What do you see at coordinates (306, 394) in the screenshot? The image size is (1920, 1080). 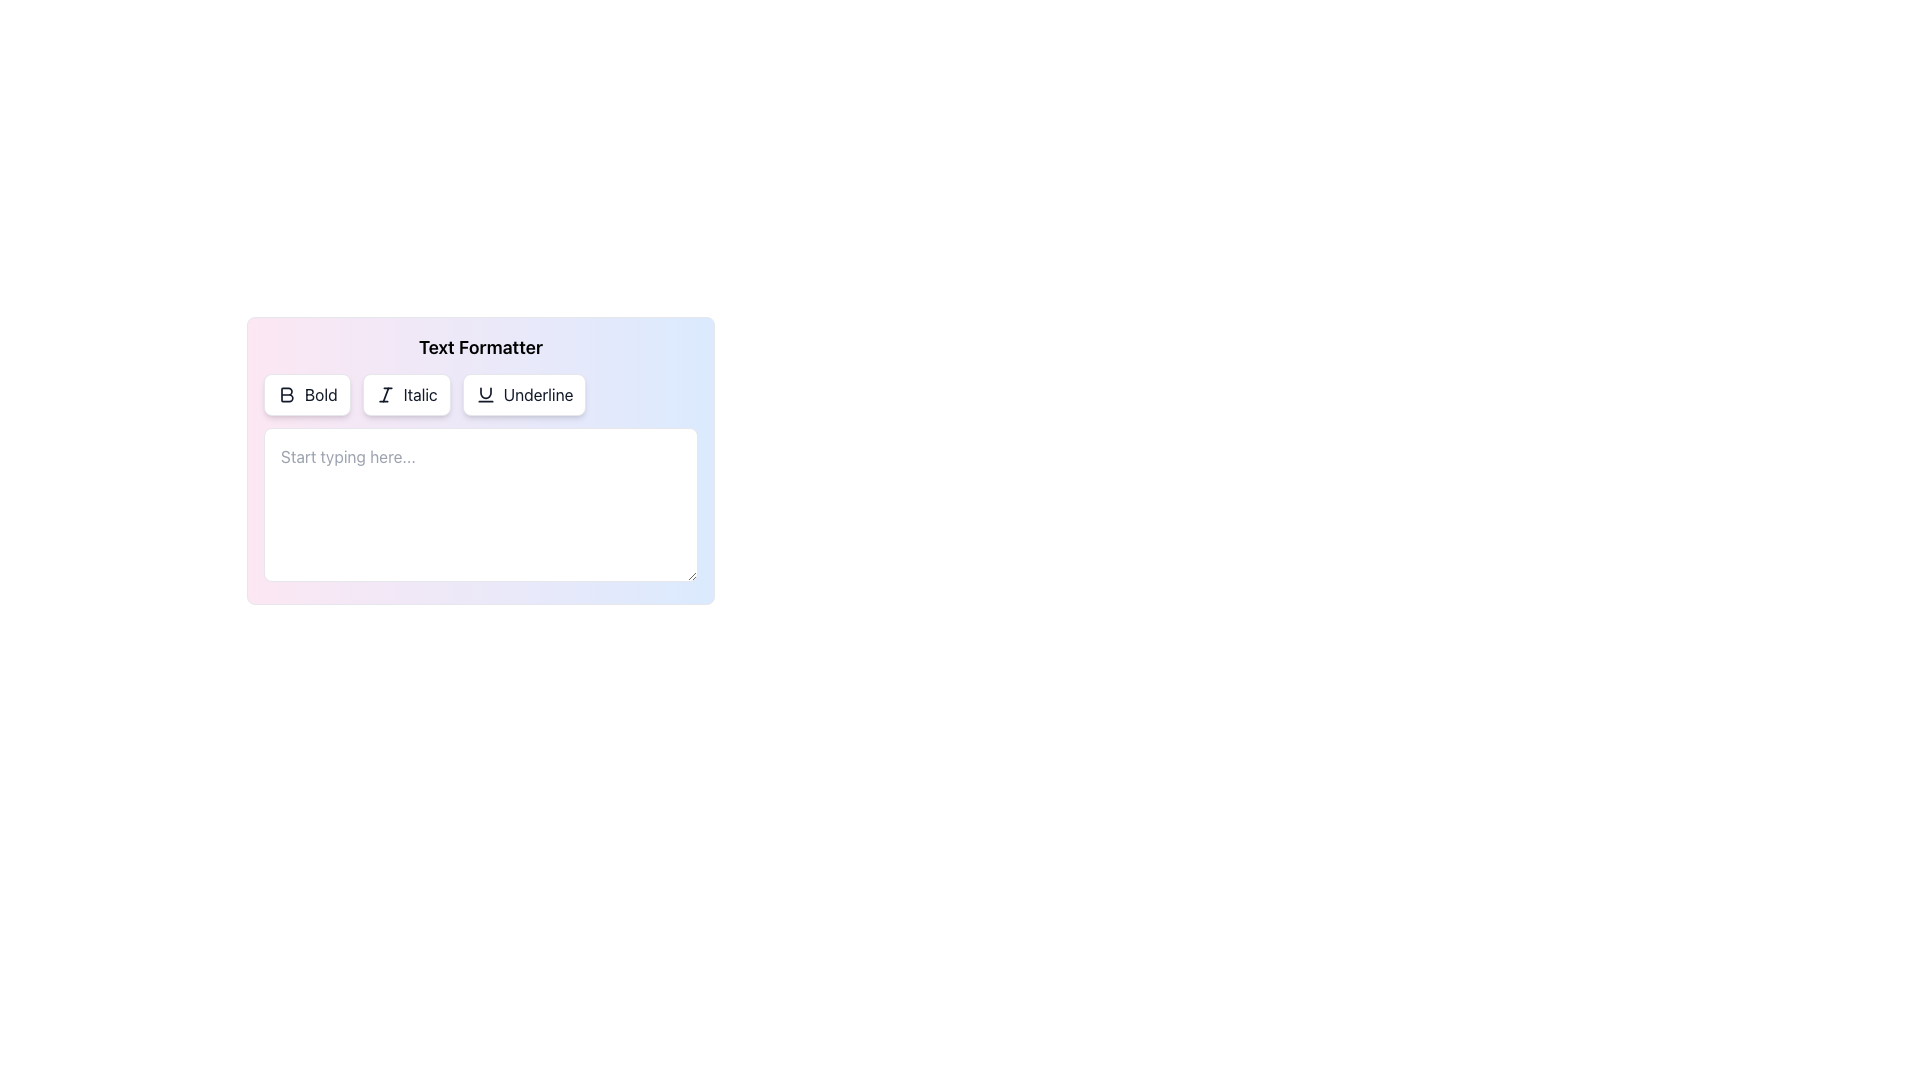 I see `the 'Bold' button located on the left side of the text formatting section` at bounding box center [306, 394].